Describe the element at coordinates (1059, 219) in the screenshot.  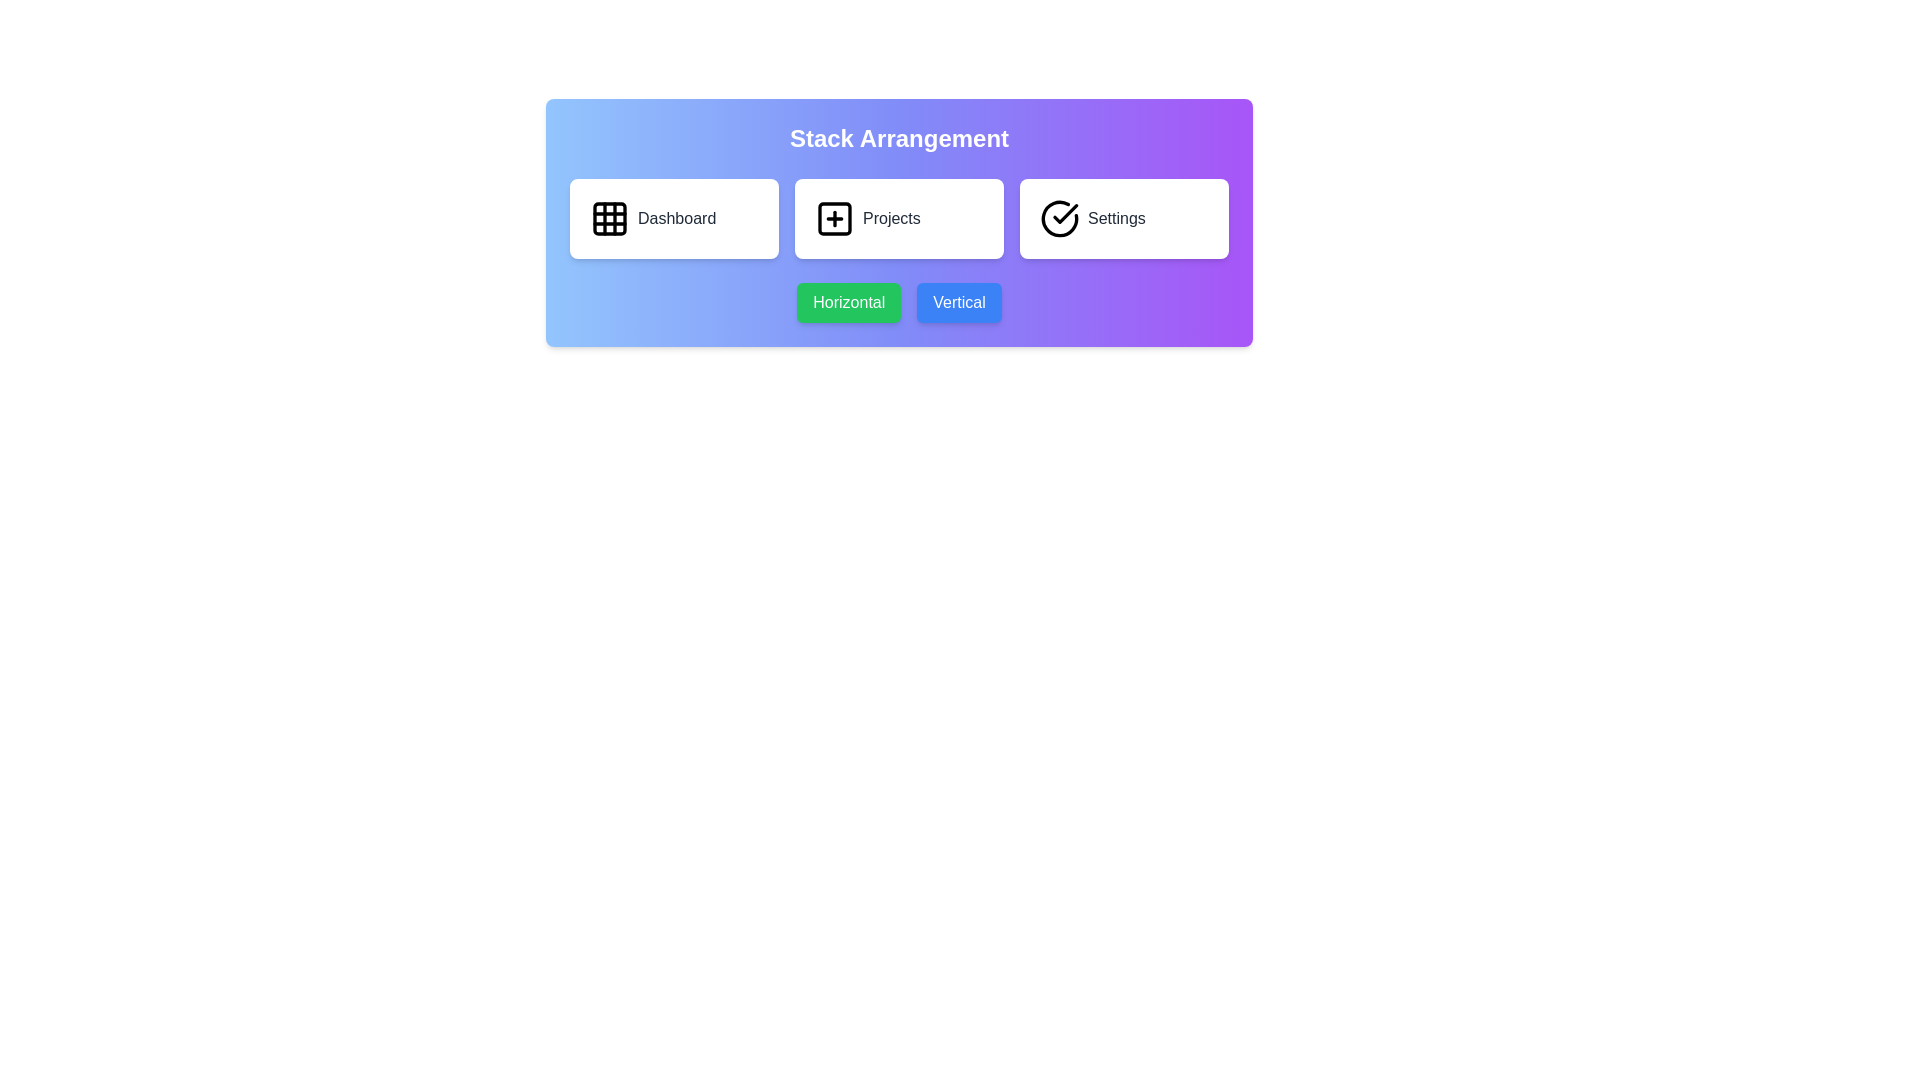
I see `the circular icon with a checkmark that is part of the 'Settings' button, located to the left of the text 'Settings' in the 'Stack Arrangement' box` at that location.